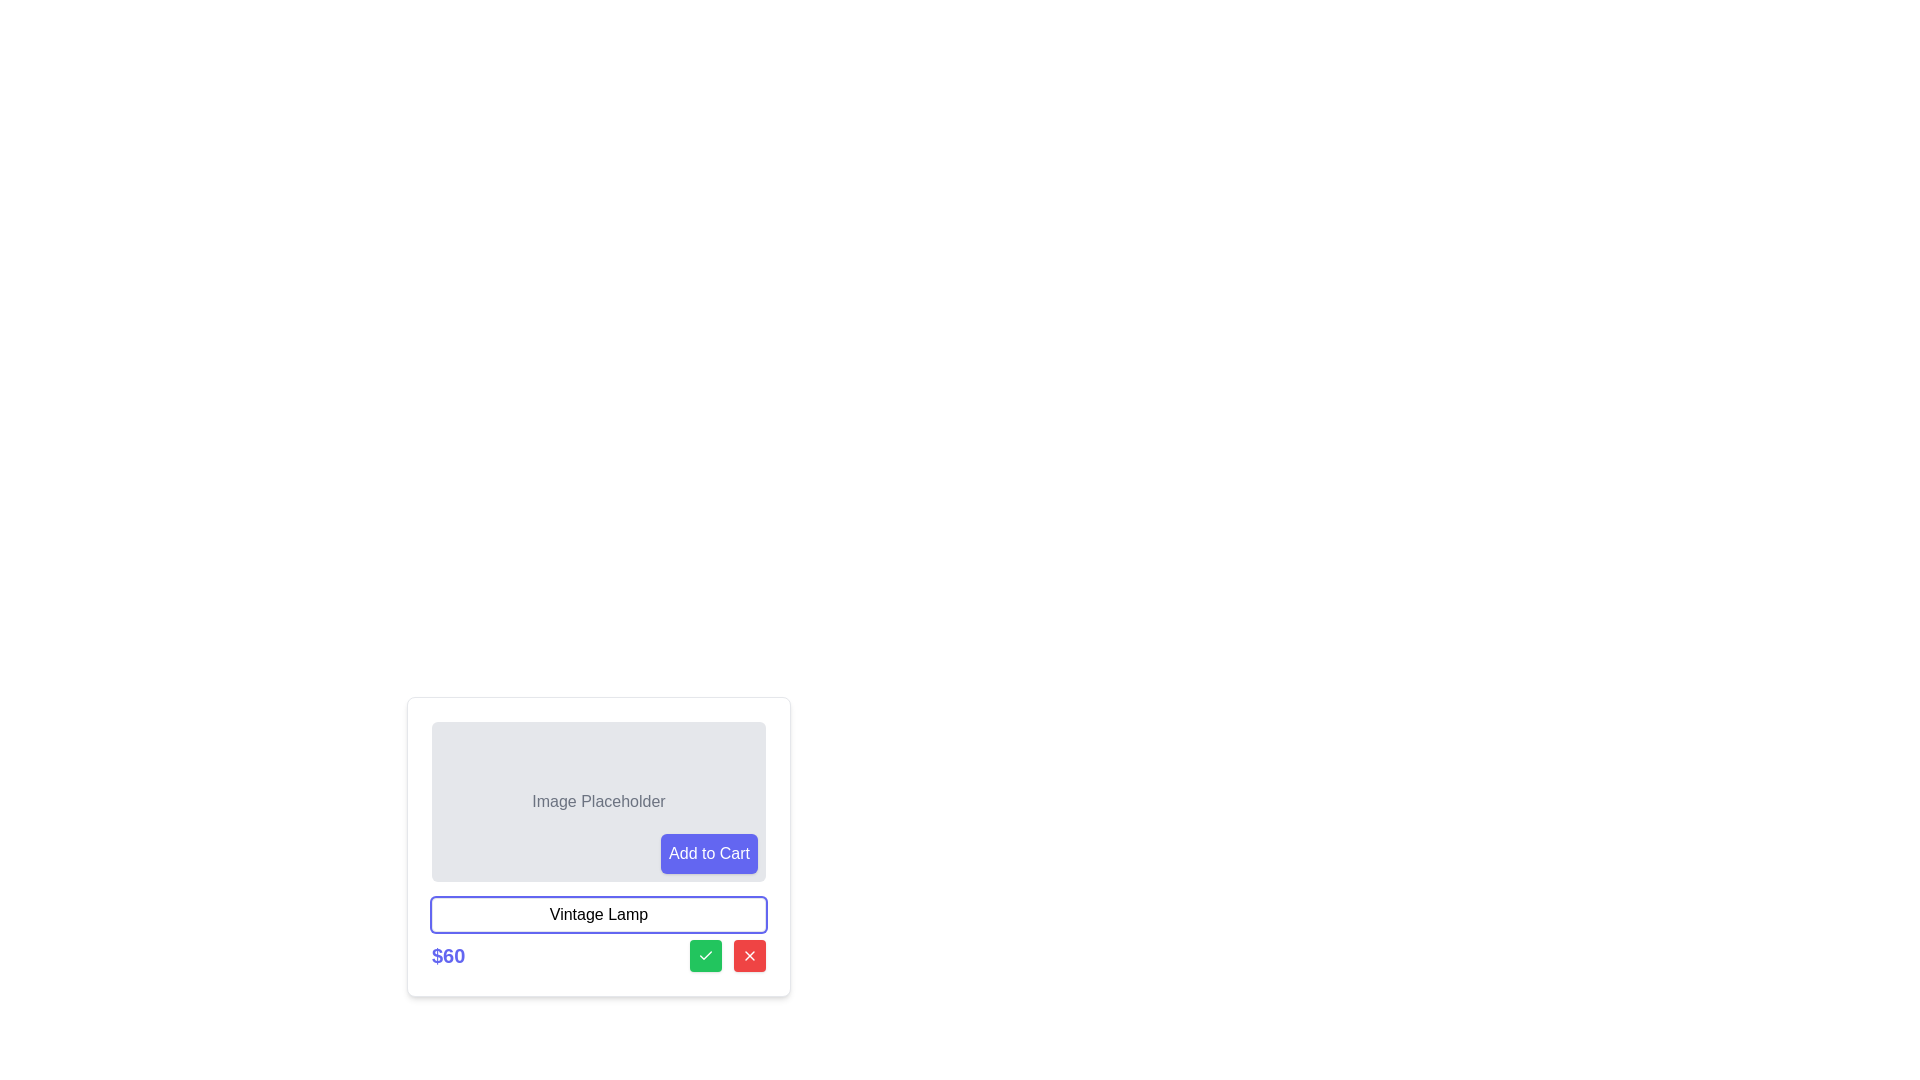 This screenshot has height=1080, width=1920. Describe the element at coordinates (447, 955) in the screenshot. I see `the bold indigo text label displaying '$60', which is prominently positioned on the far left side of the bottom section of the interface, beside other controls` at that location.